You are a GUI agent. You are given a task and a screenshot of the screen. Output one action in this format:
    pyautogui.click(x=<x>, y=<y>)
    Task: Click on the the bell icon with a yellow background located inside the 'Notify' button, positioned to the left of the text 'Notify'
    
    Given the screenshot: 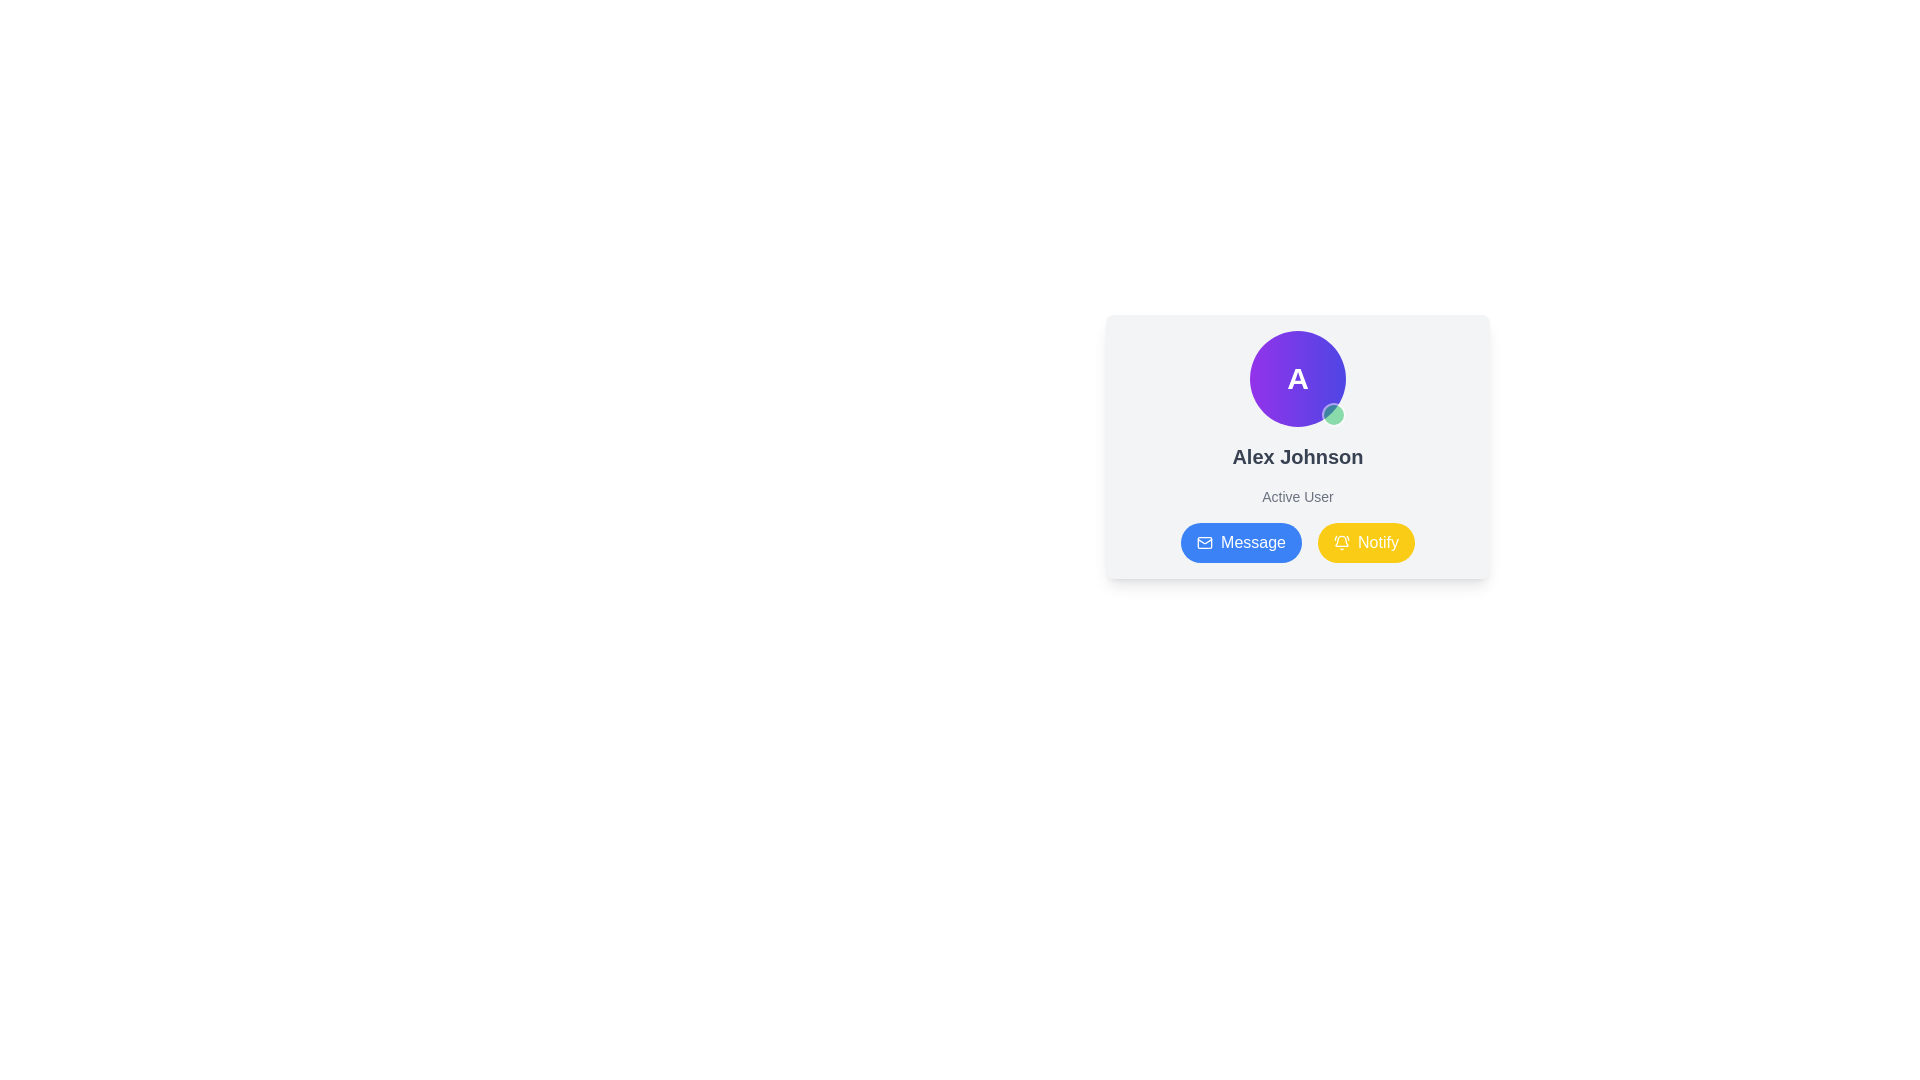 What is the action you would take?
    pyautogui.click(x=1342, y=543)
    